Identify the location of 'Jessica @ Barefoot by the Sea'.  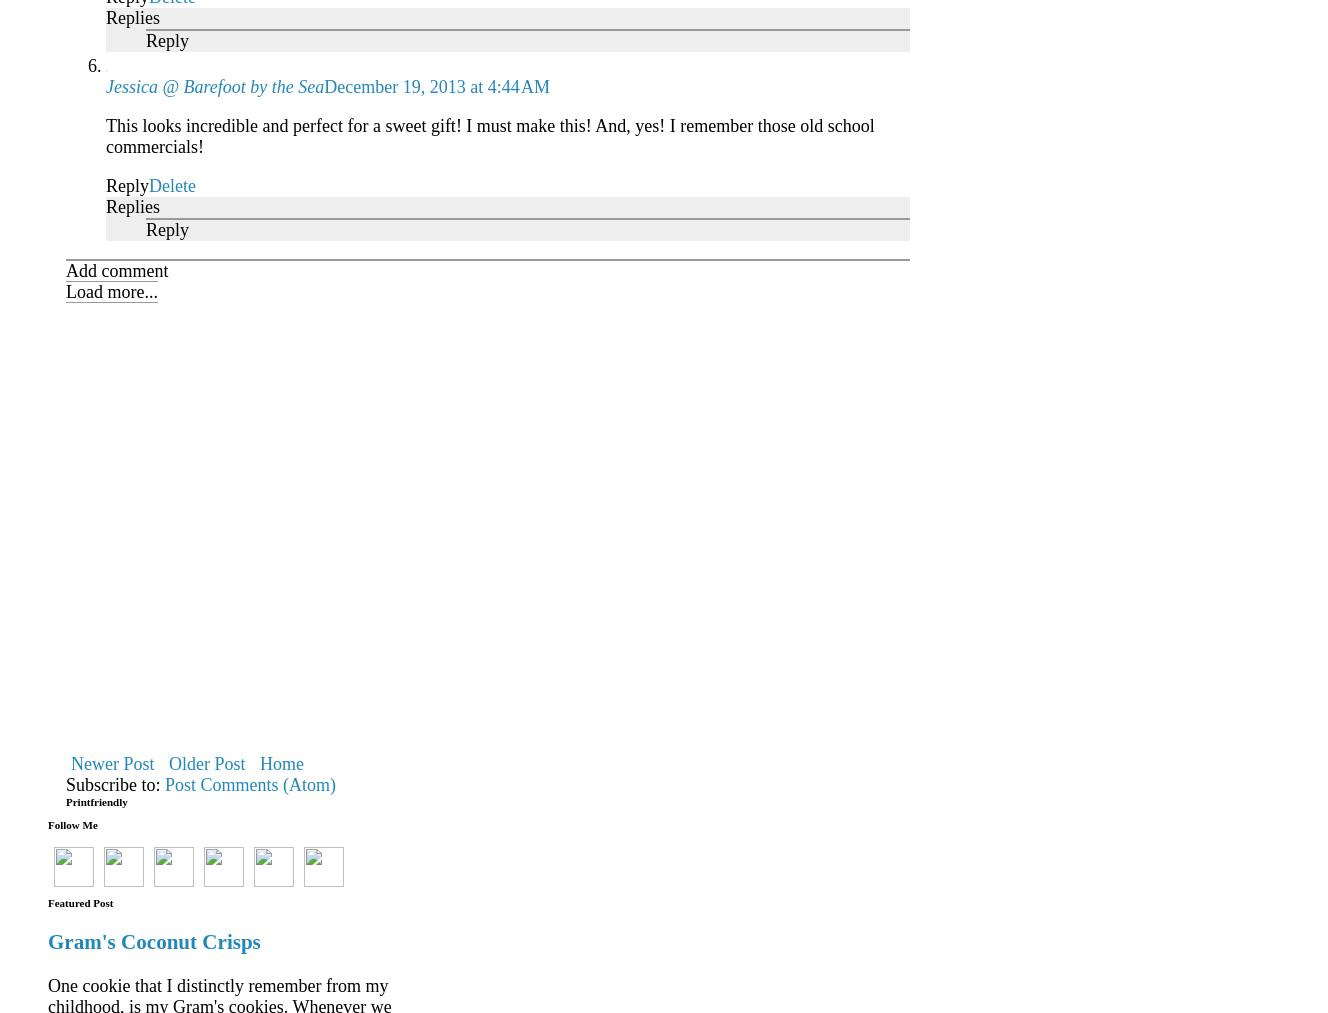
(215, 85).